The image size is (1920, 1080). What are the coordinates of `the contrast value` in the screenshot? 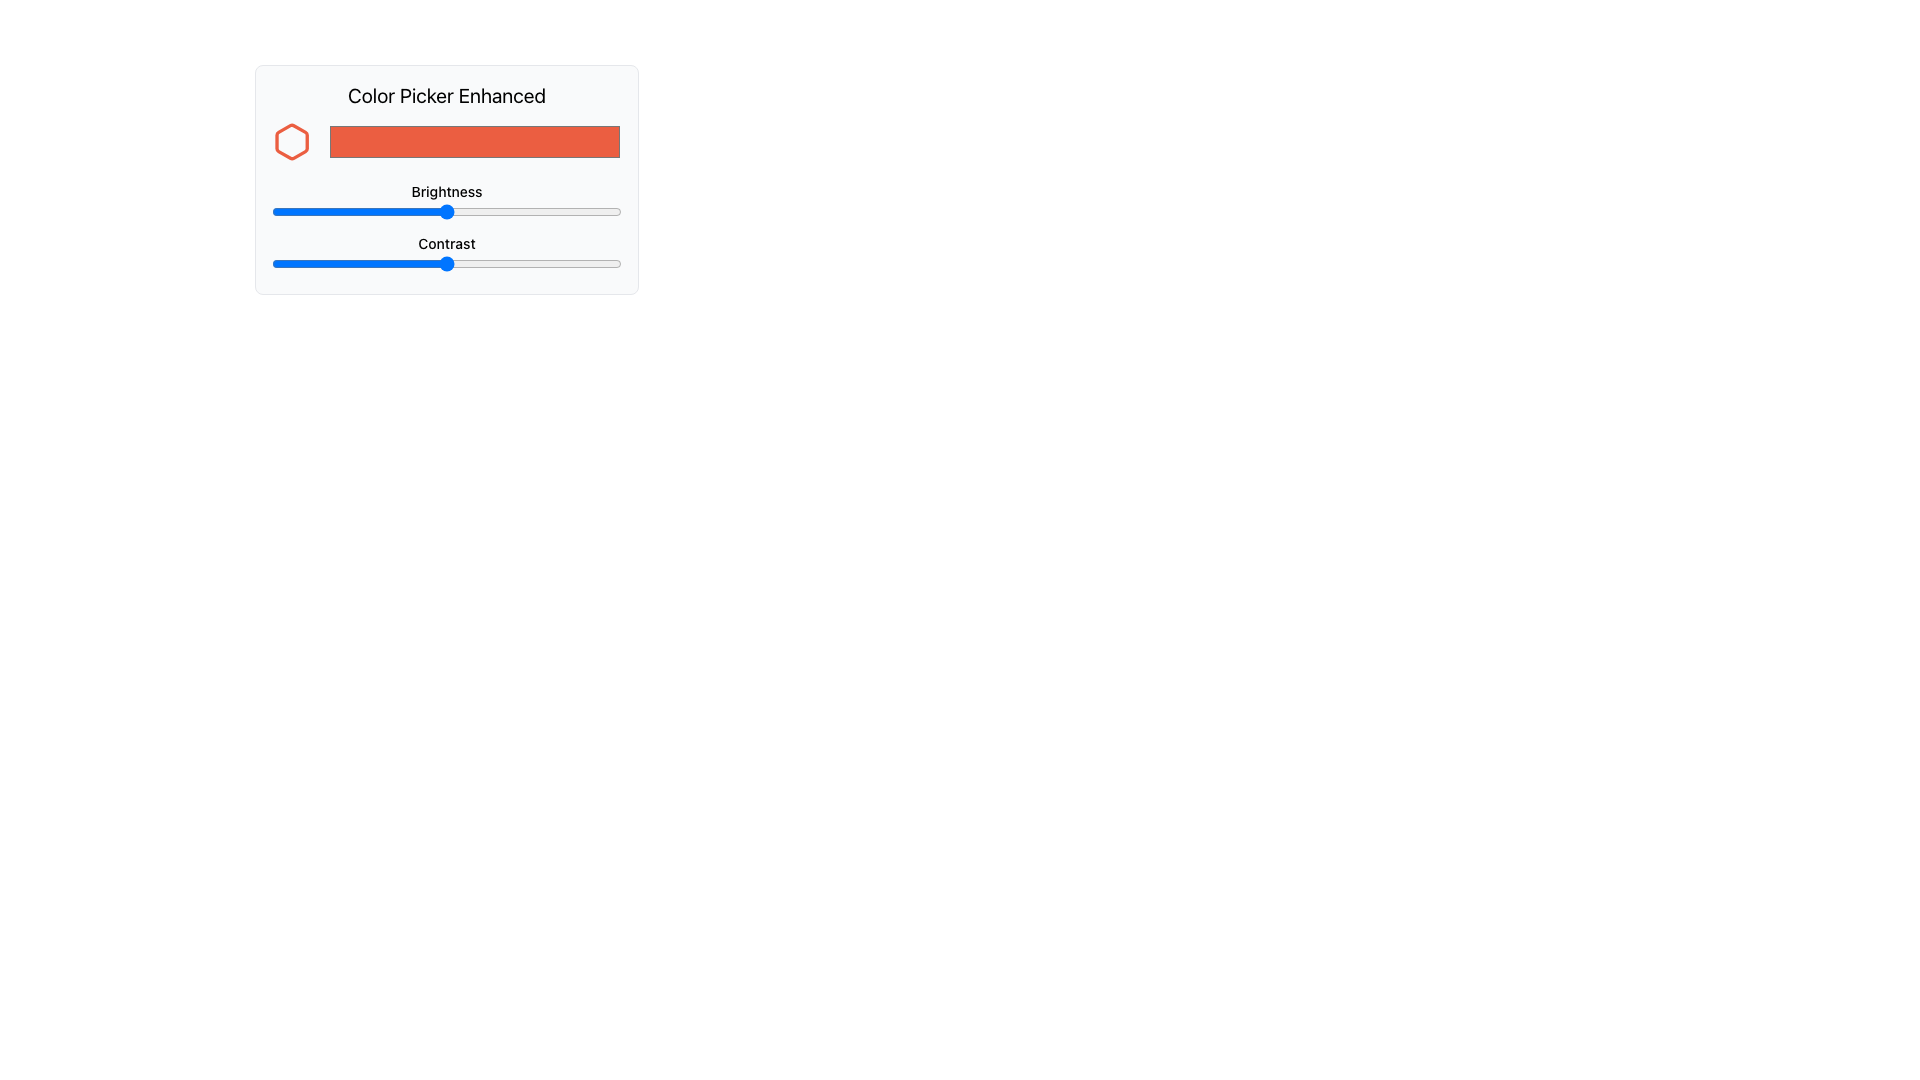 It's located at (599, 262).